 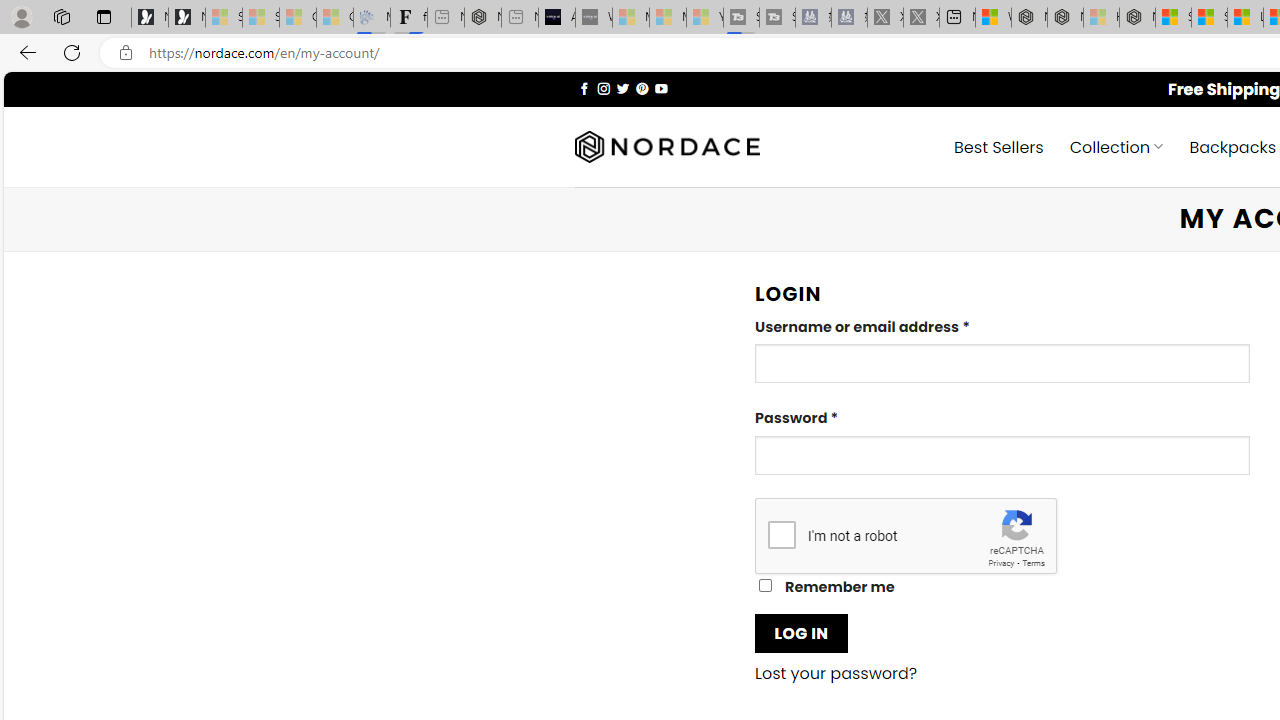 What do you see at coordinates (556, 17) in the screenshot?
I see `'AI Voice Changer for PC and Mac - Voice.ai'` at bounding box center [556, 17].